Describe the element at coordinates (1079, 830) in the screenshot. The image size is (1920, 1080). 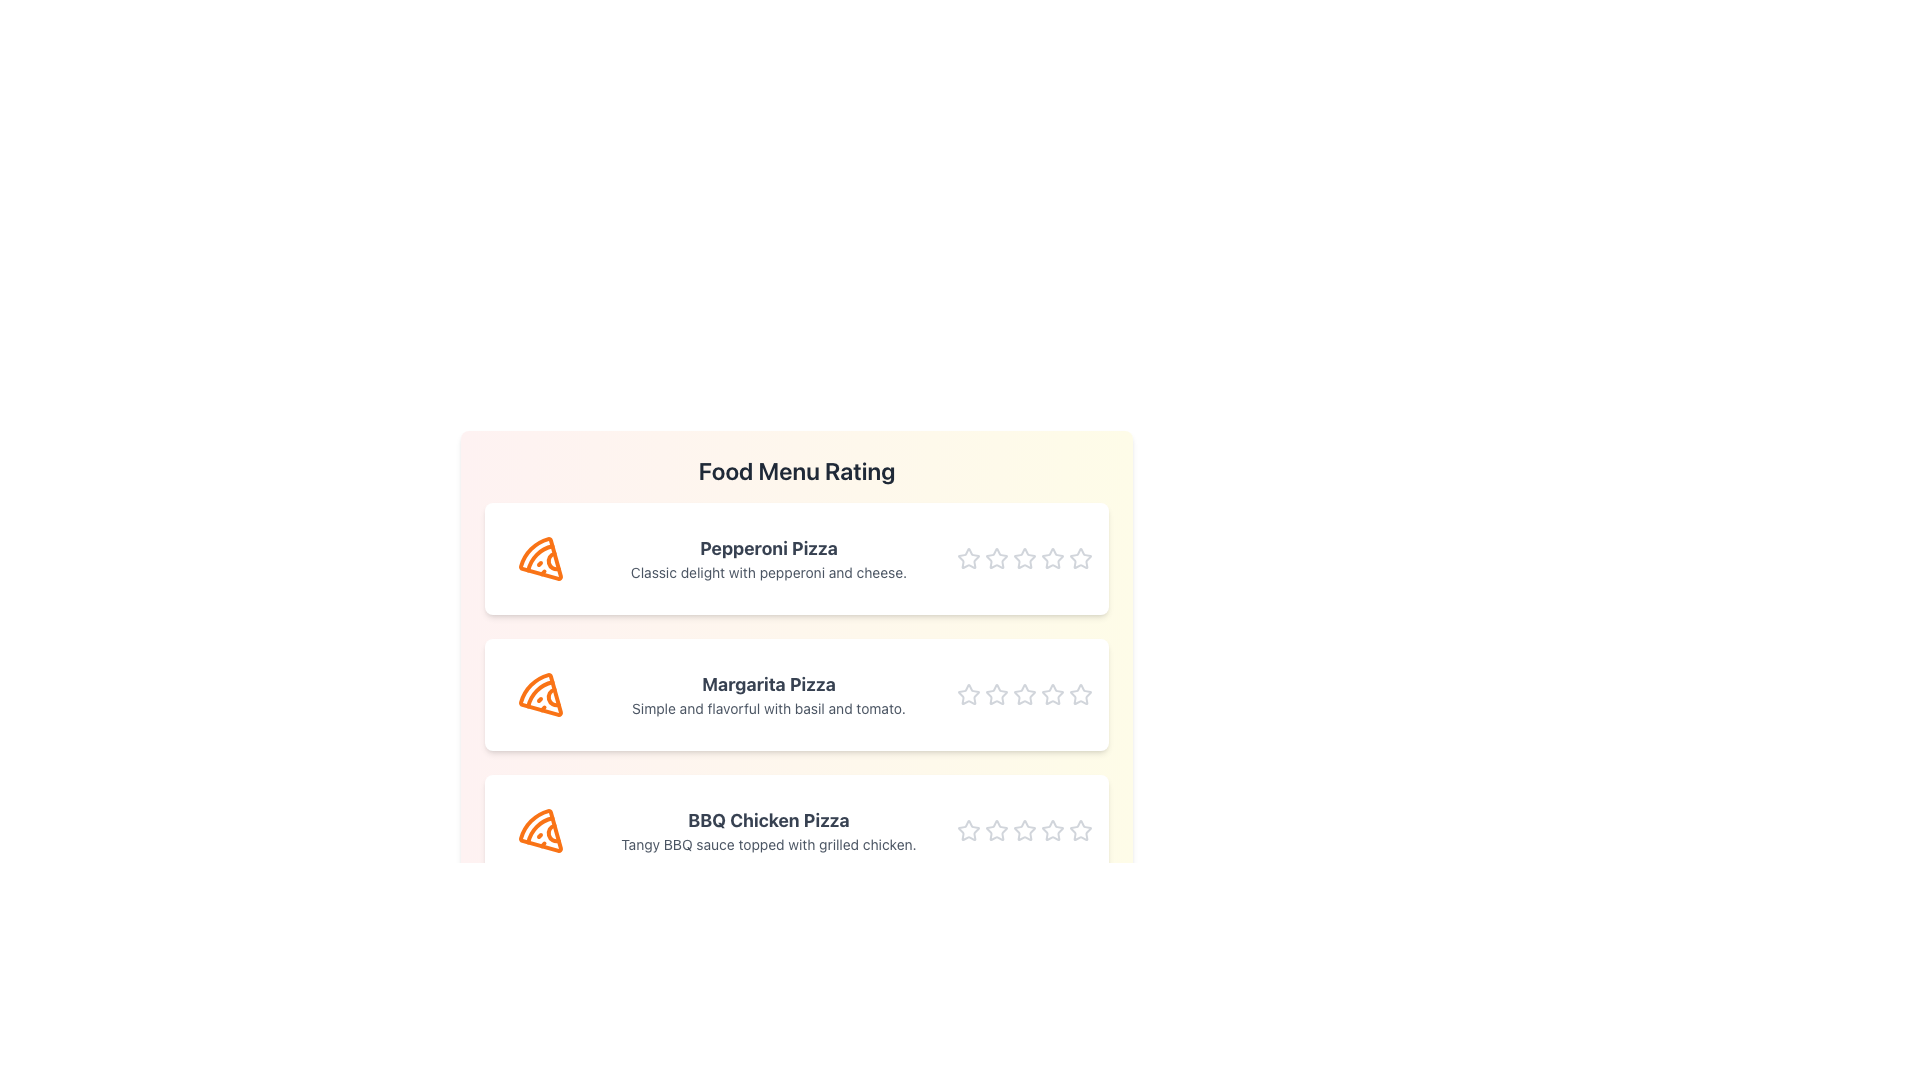
I see `the fifth star-shaped rating button for the 'BBQ Chicken Pizza' item in the 'Food Menu Rating' section to observe its interactive response` at that location.